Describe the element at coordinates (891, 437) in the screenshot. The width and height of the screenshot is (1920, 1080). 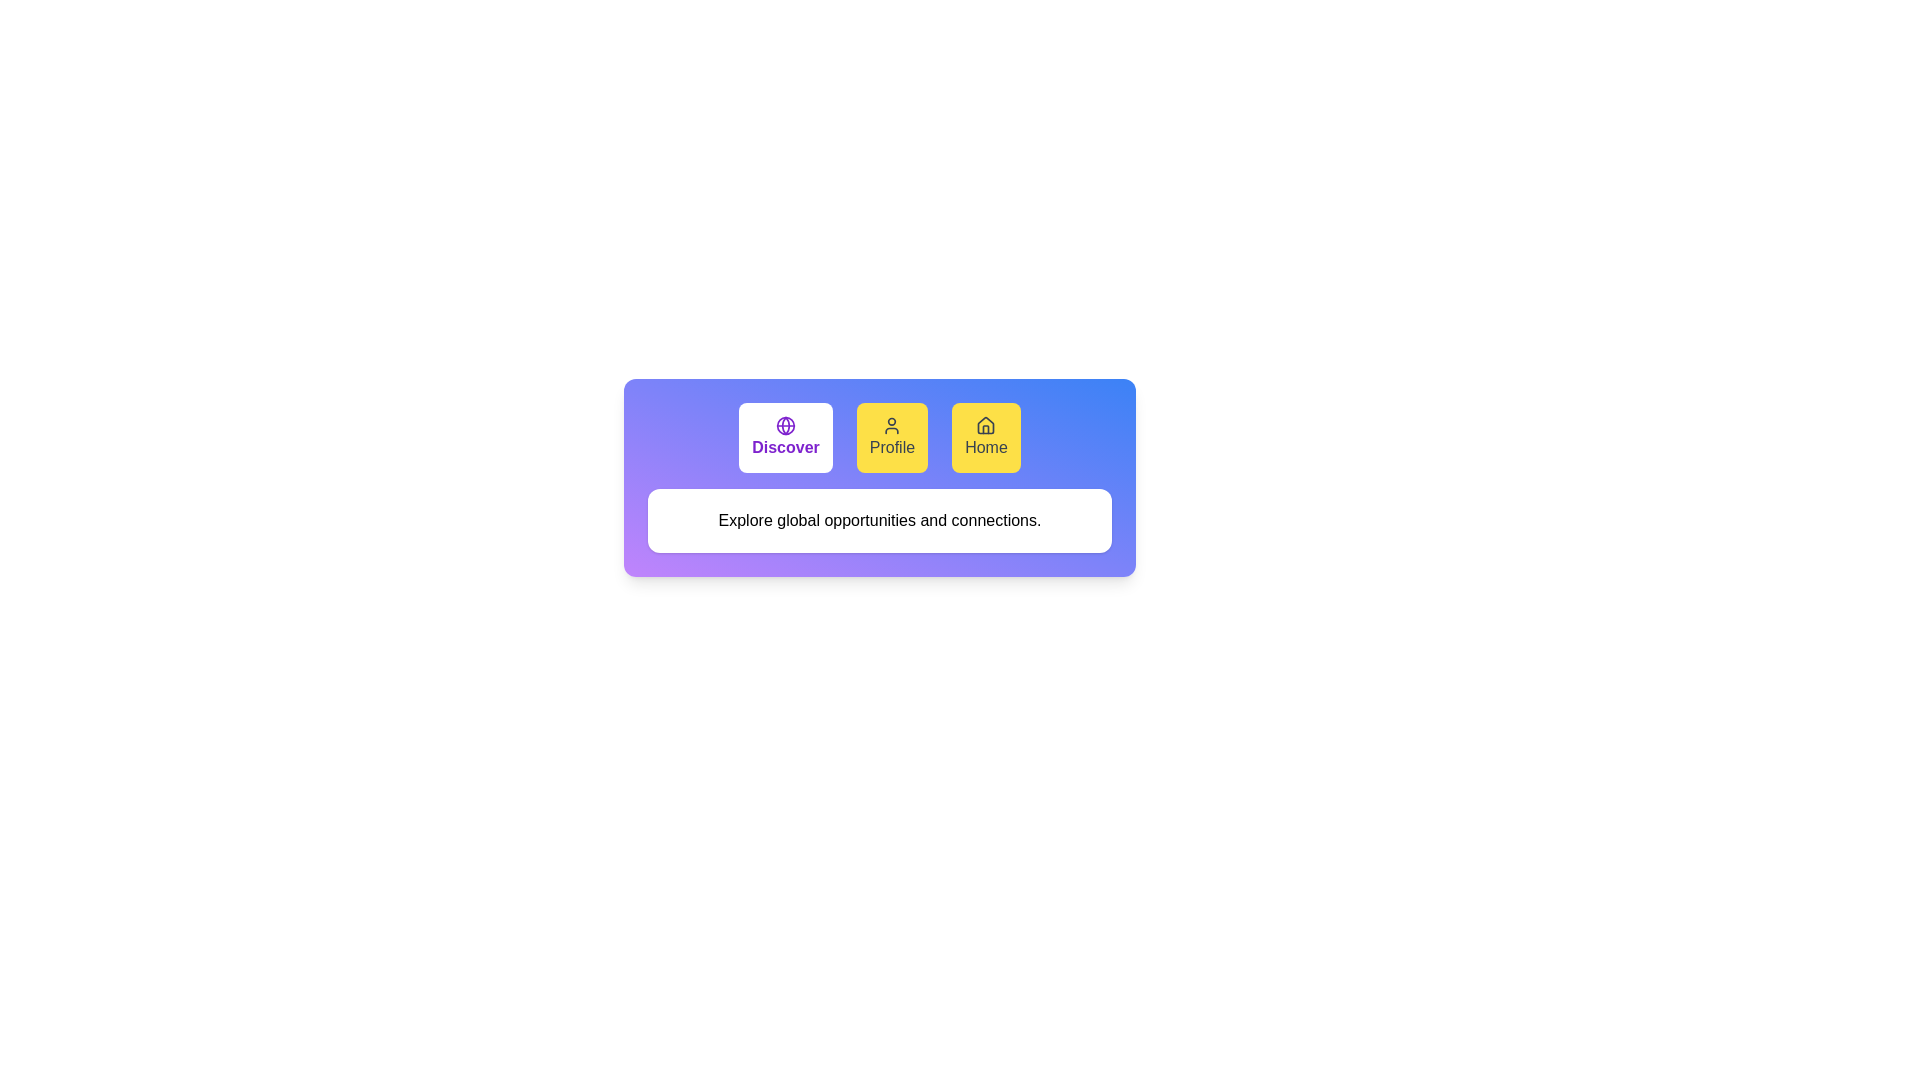
I see `the navigation button located in the center of a horizontal row containing 'Discover' and 'Home'` at that location.